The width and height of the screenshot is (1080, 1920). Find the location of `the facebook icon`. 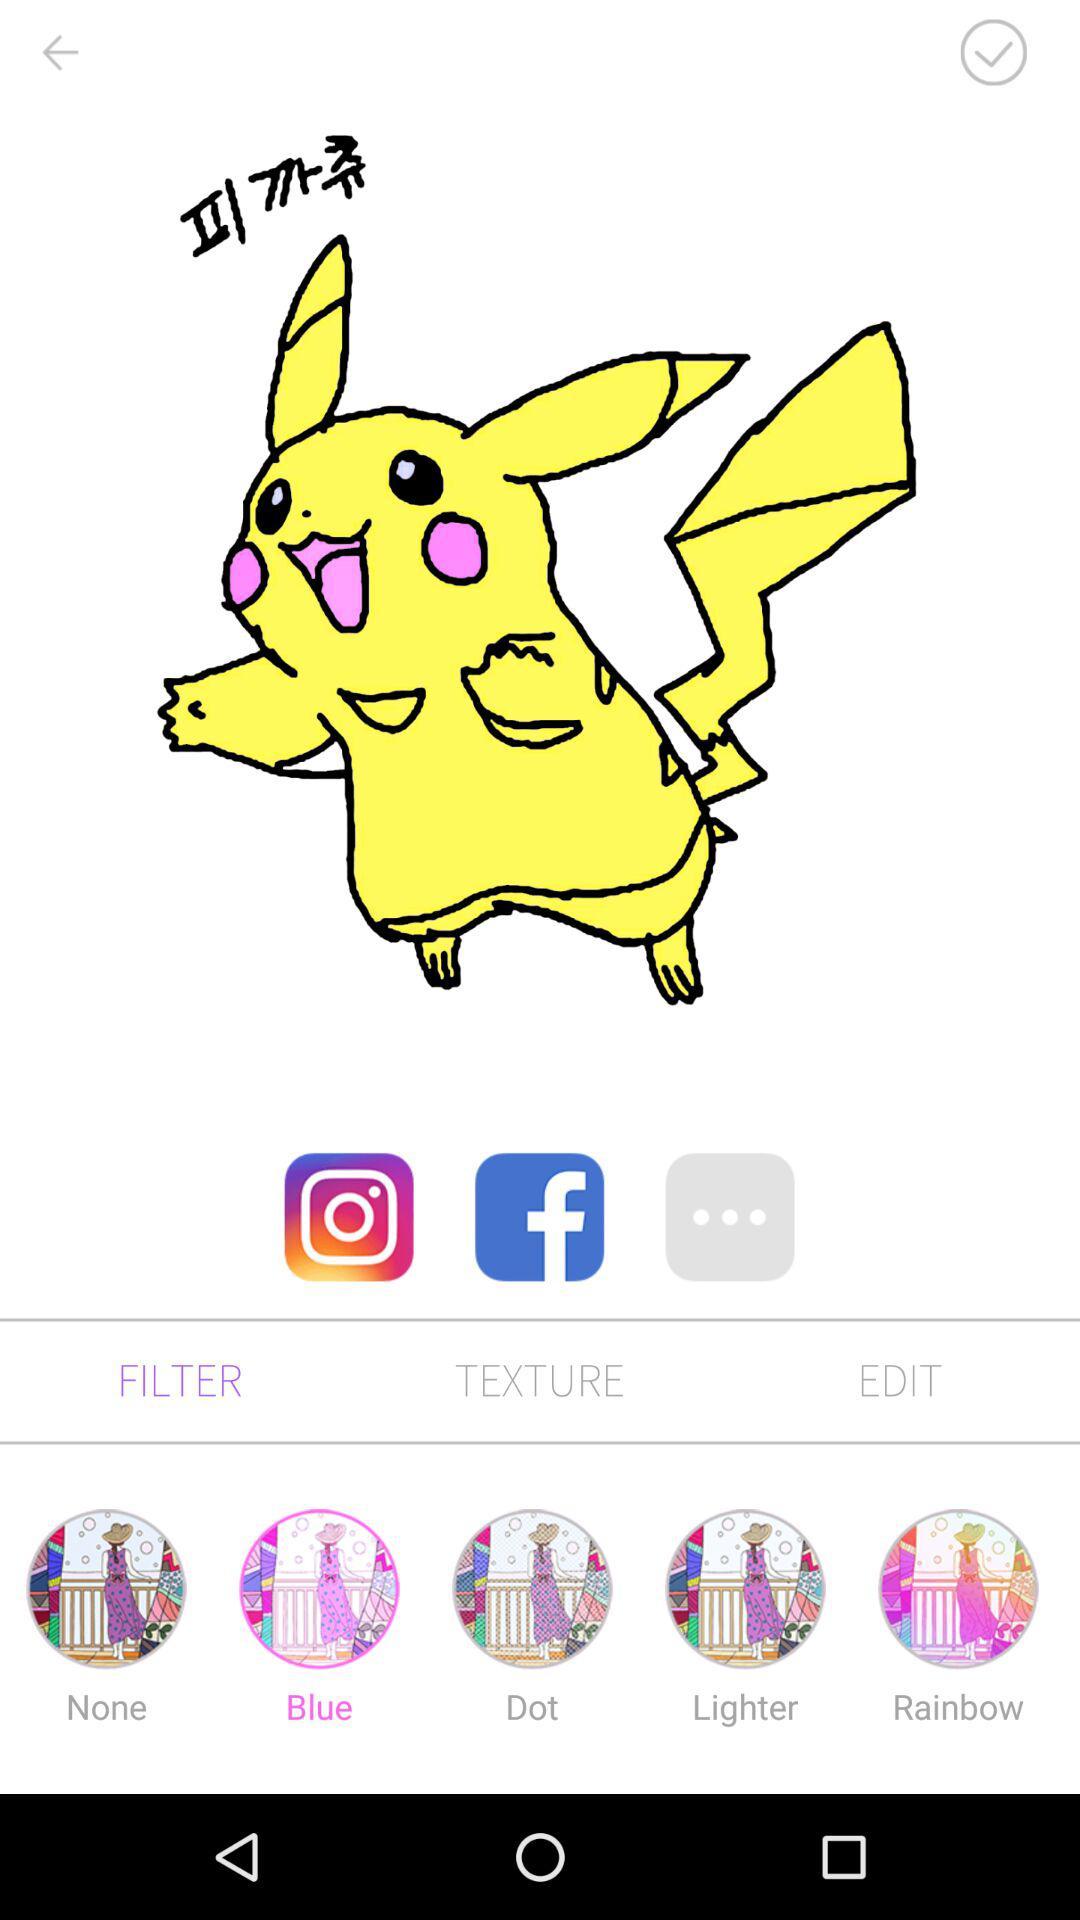

the facebook icon is located at coordinates (538, 1216).